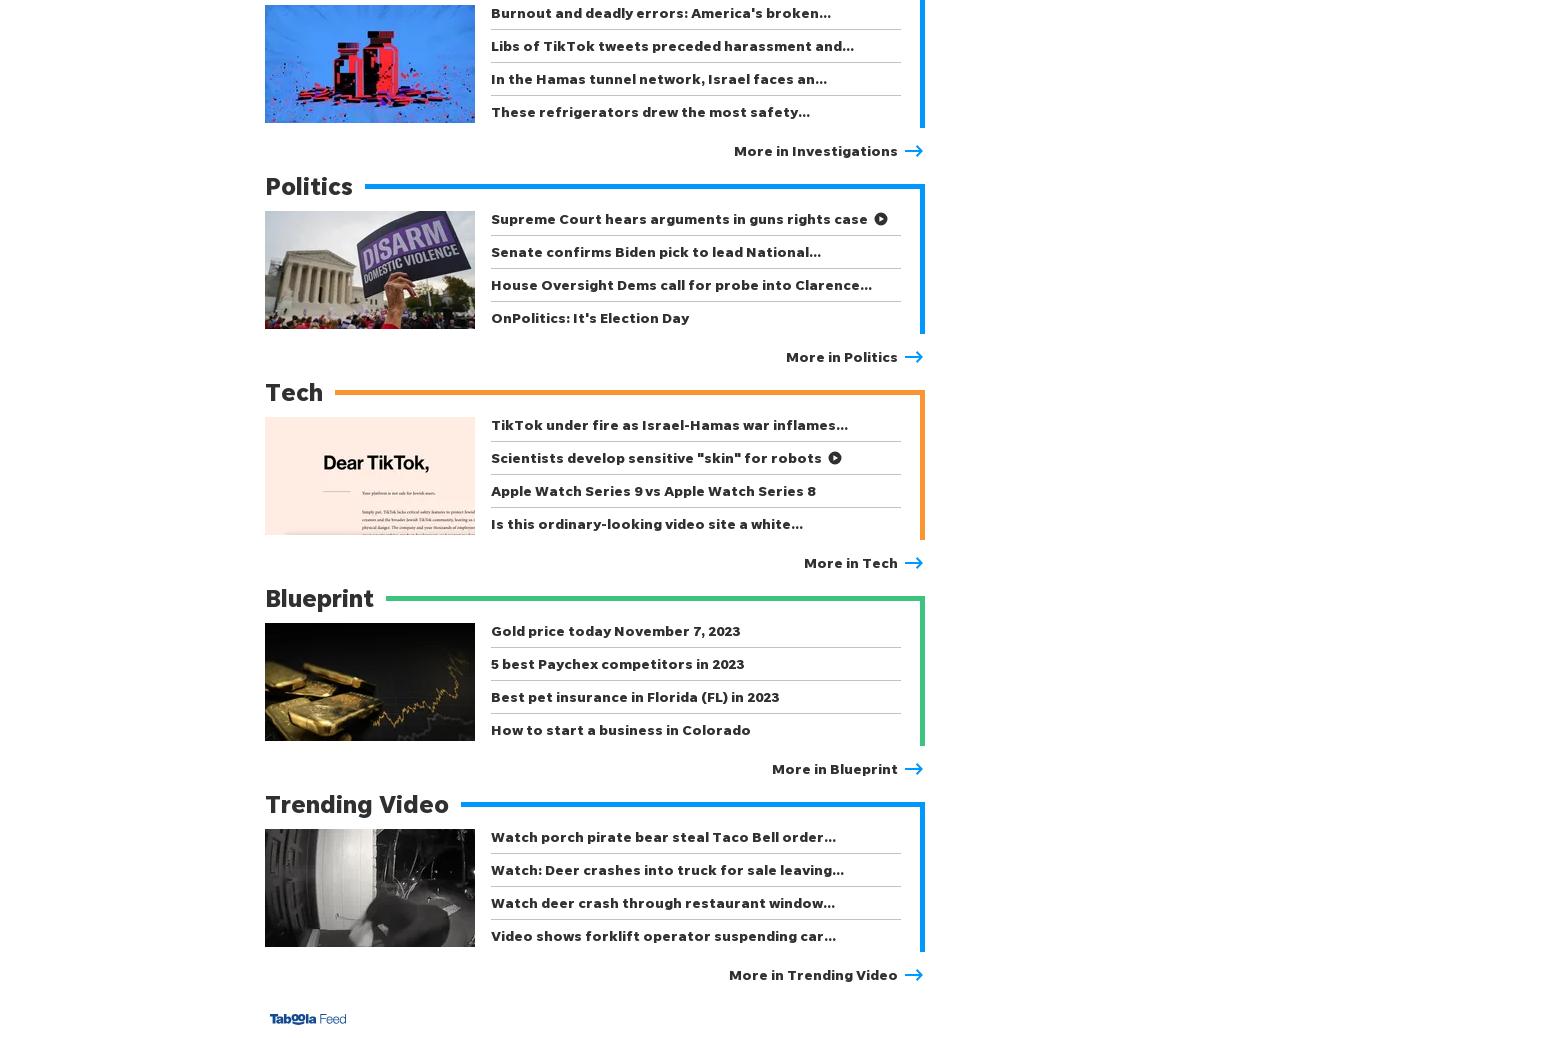 This screenshot has height=1038, width=1550. What do you see at coordinates (490, 522) in the screenshot?
I see `'Is this ordinary-looking video site a white…'` at bounding box center [490, 522].